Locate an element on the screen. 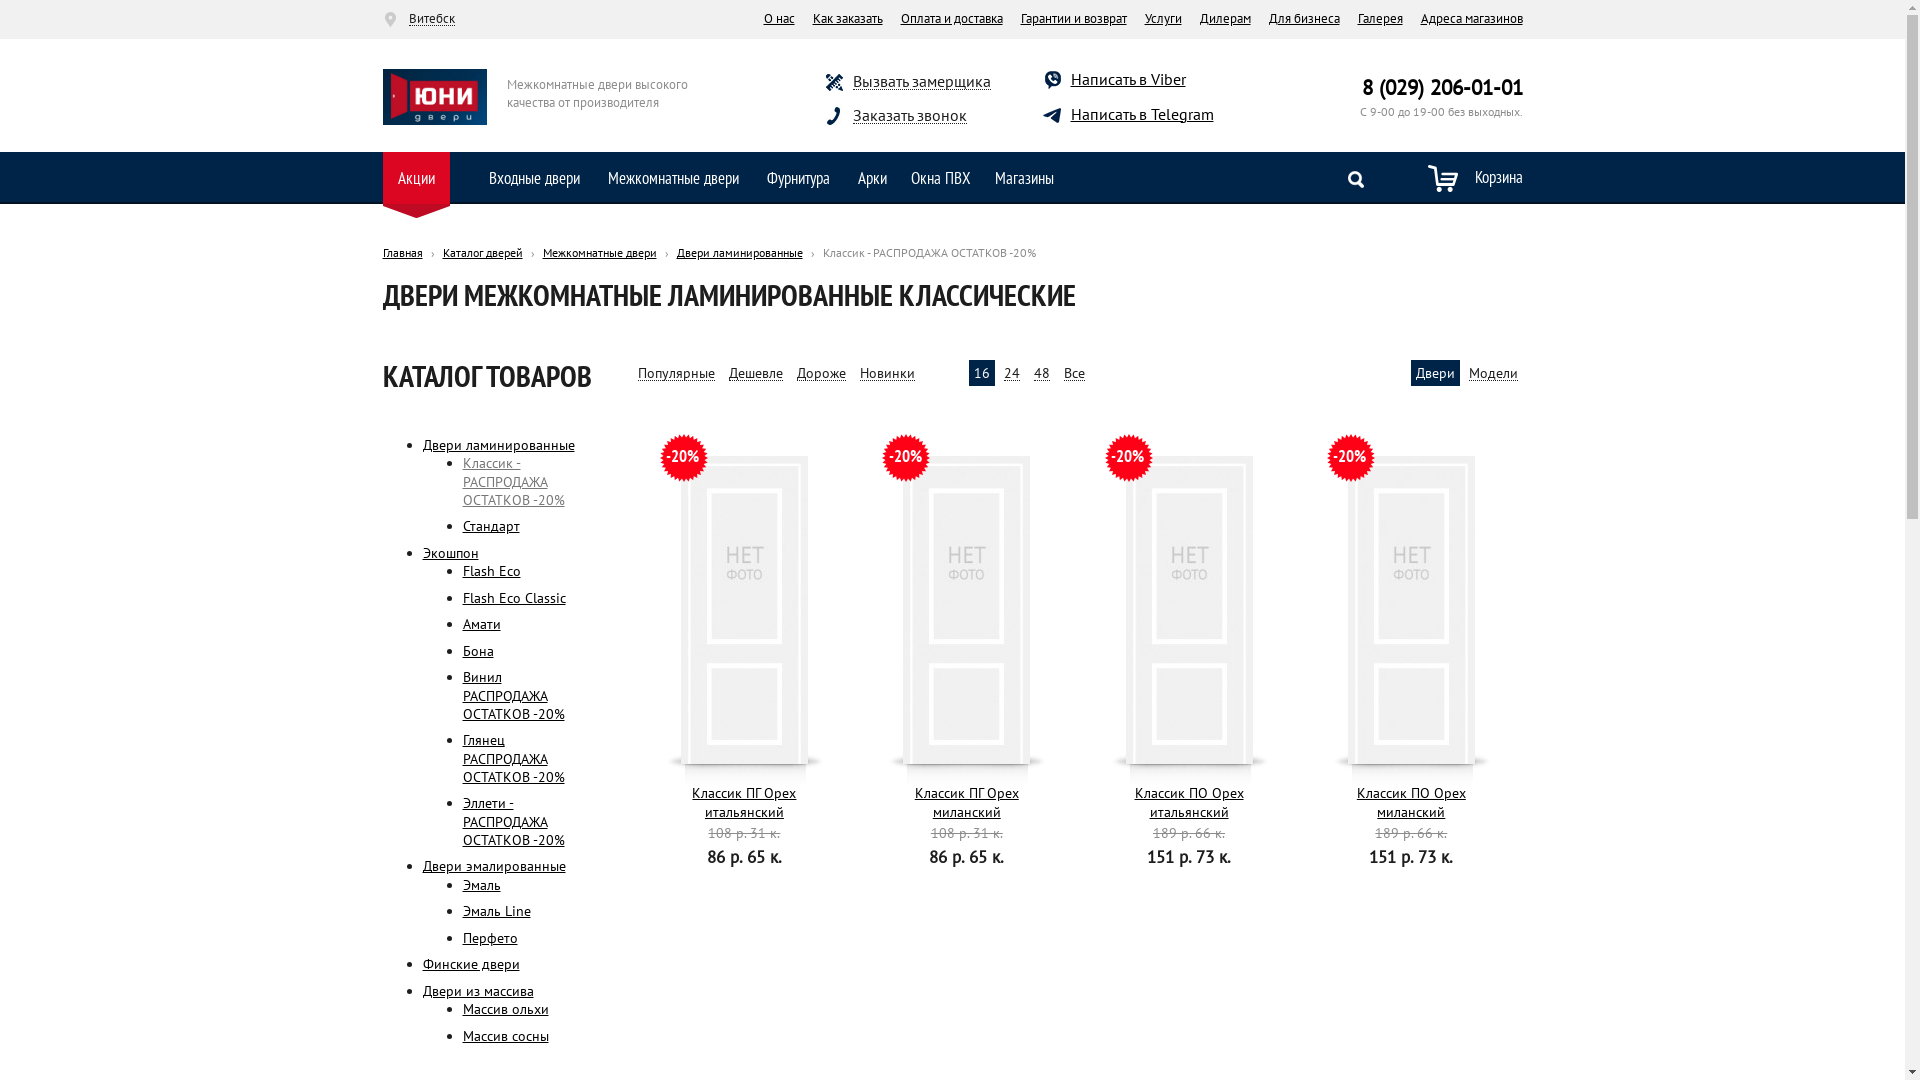 The width and height of the screenshot is (1920, 1080). '-20%' is located at coordinates (651, 608).